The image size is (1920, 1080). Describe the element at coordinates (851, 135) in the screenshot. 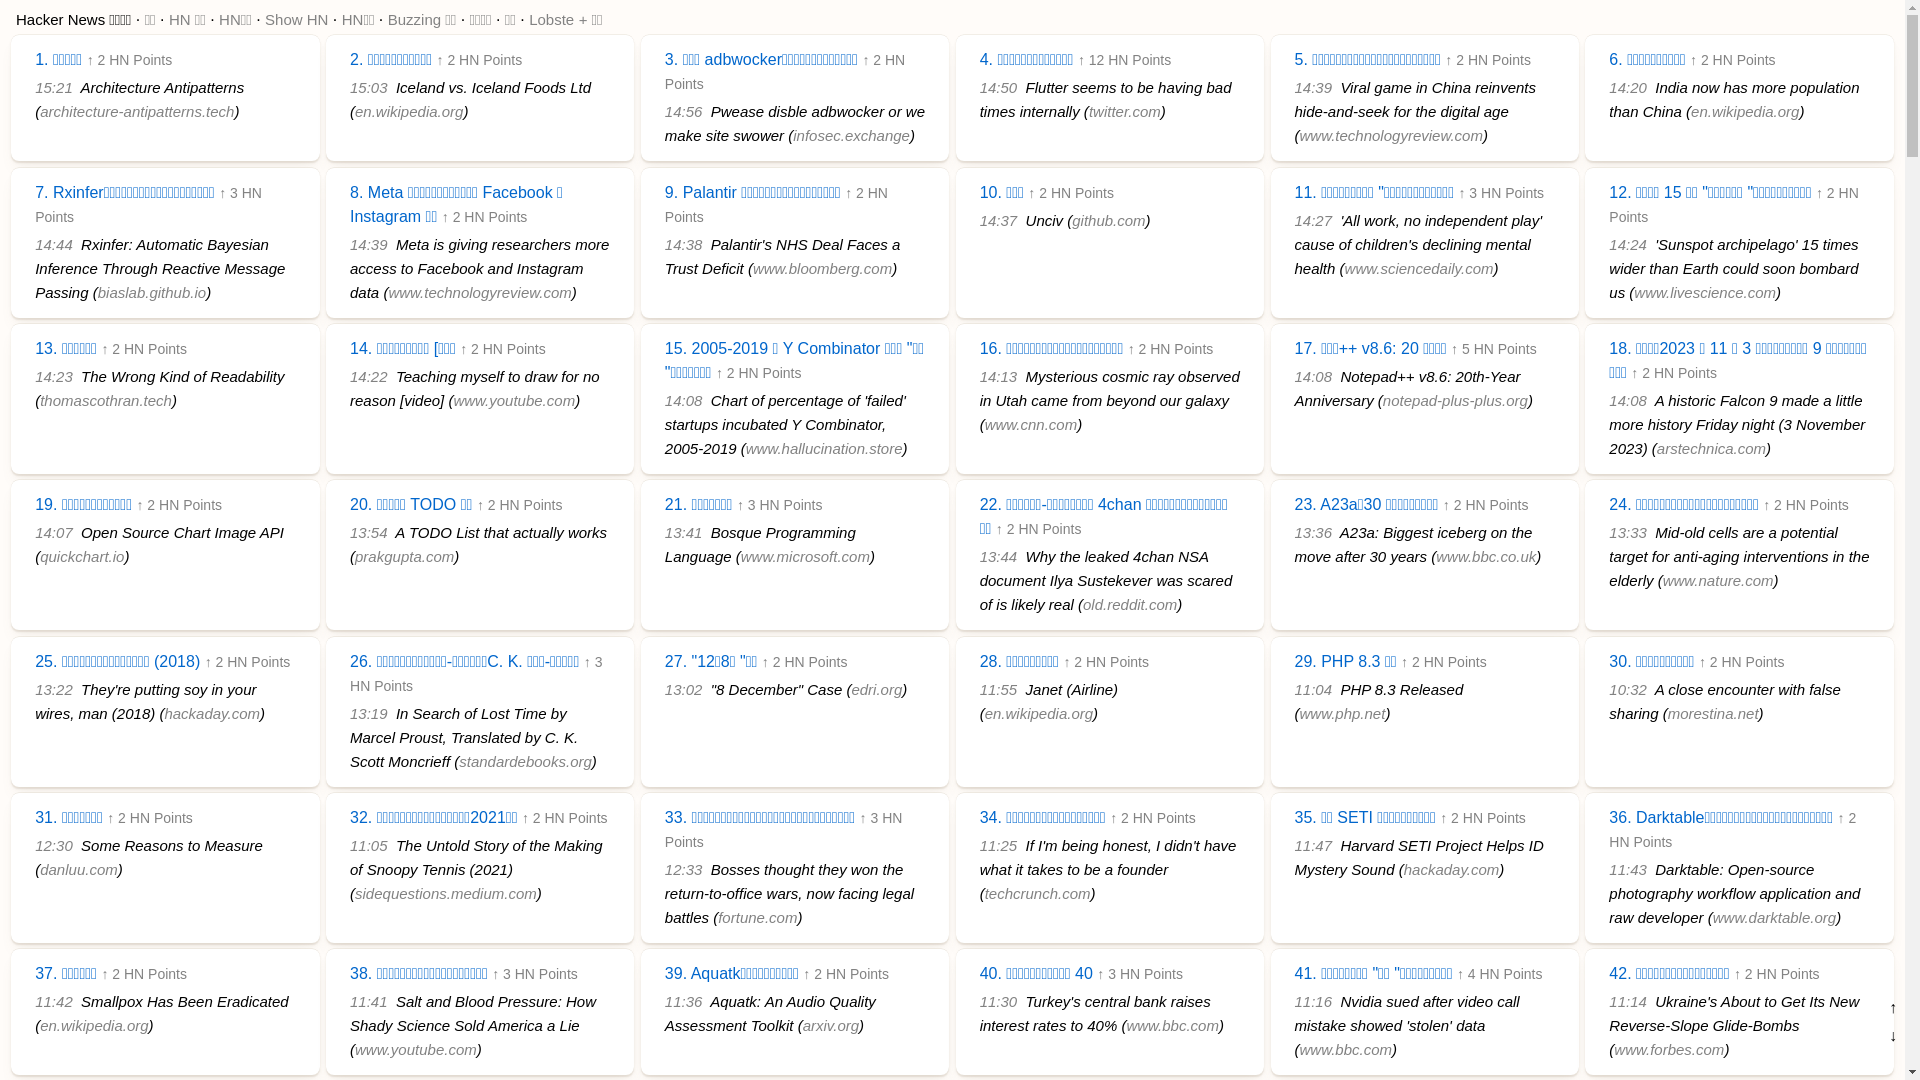

I see `'infosec.exchange'` at that location.